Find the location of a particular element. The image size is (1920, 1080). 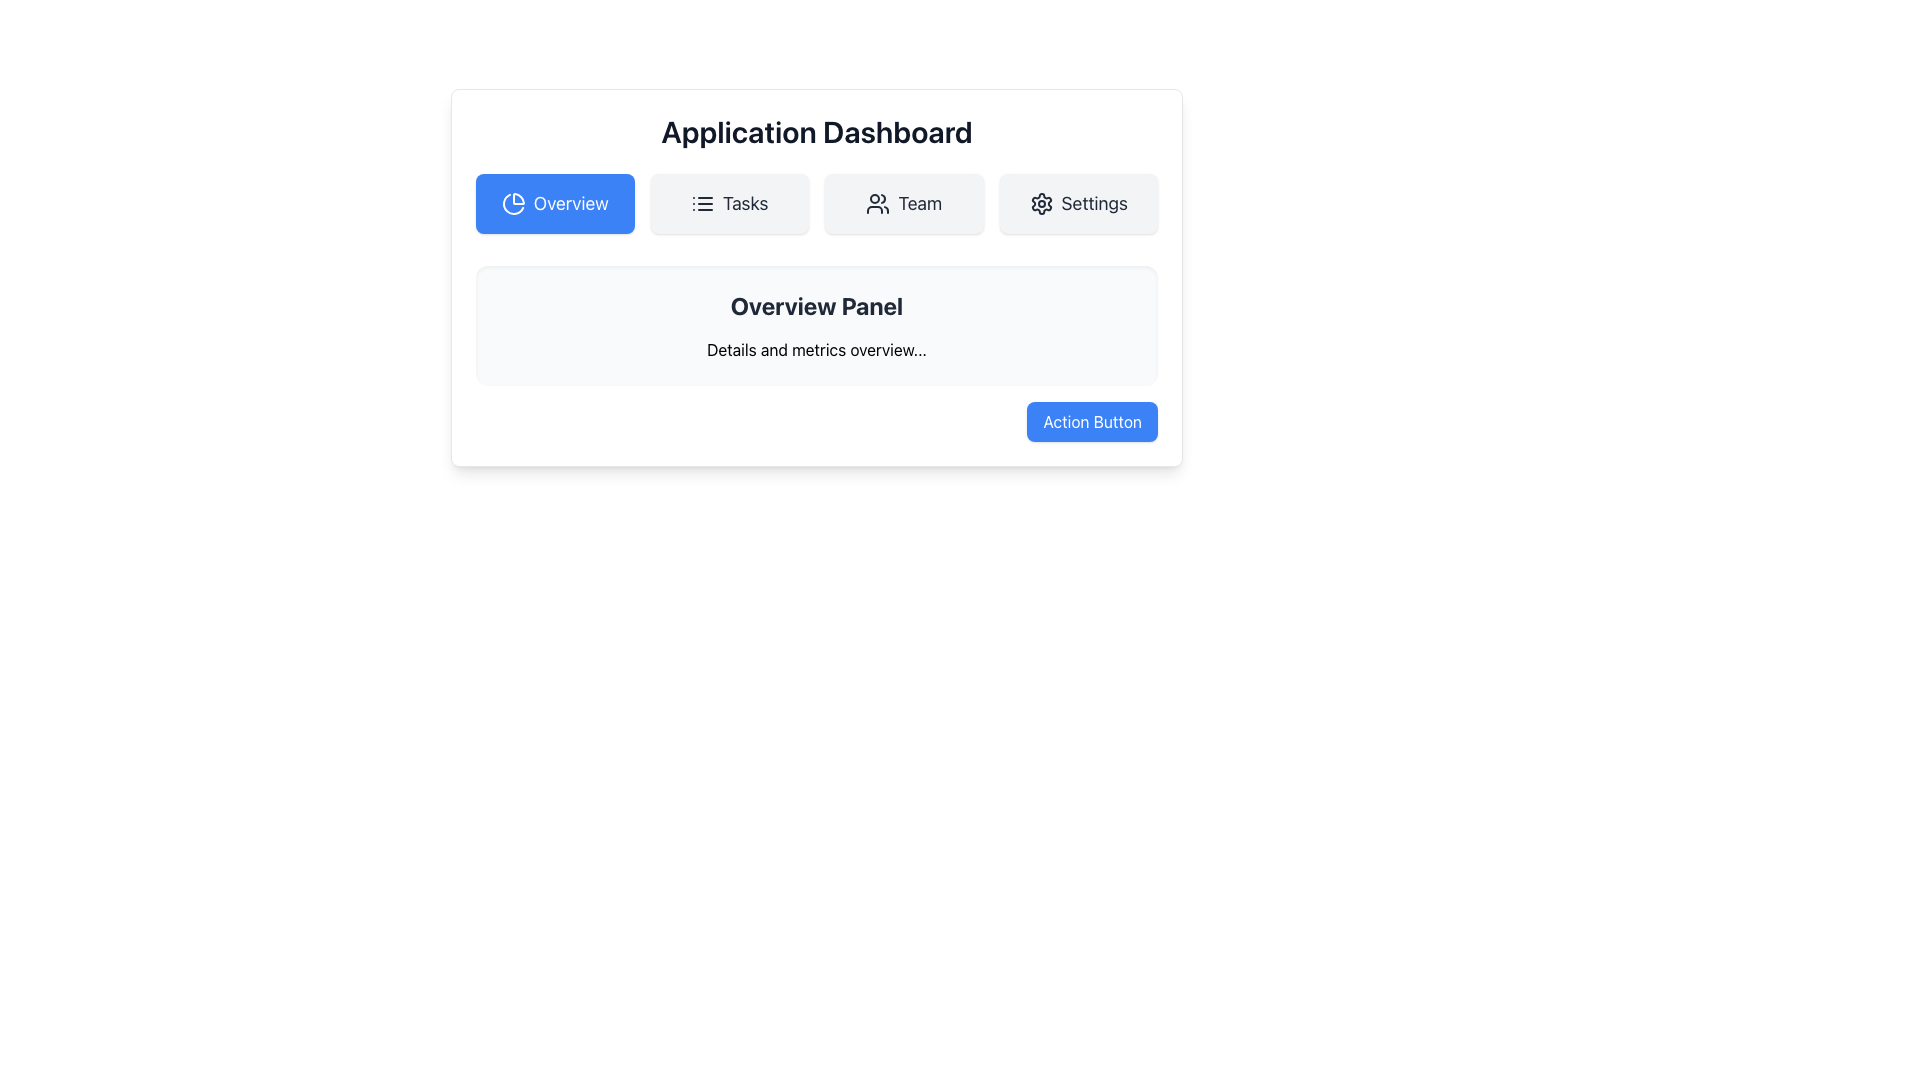

the 'Team' button, which has a gray background and an icon of a group of people on the left is located at coordinates (903, 204).